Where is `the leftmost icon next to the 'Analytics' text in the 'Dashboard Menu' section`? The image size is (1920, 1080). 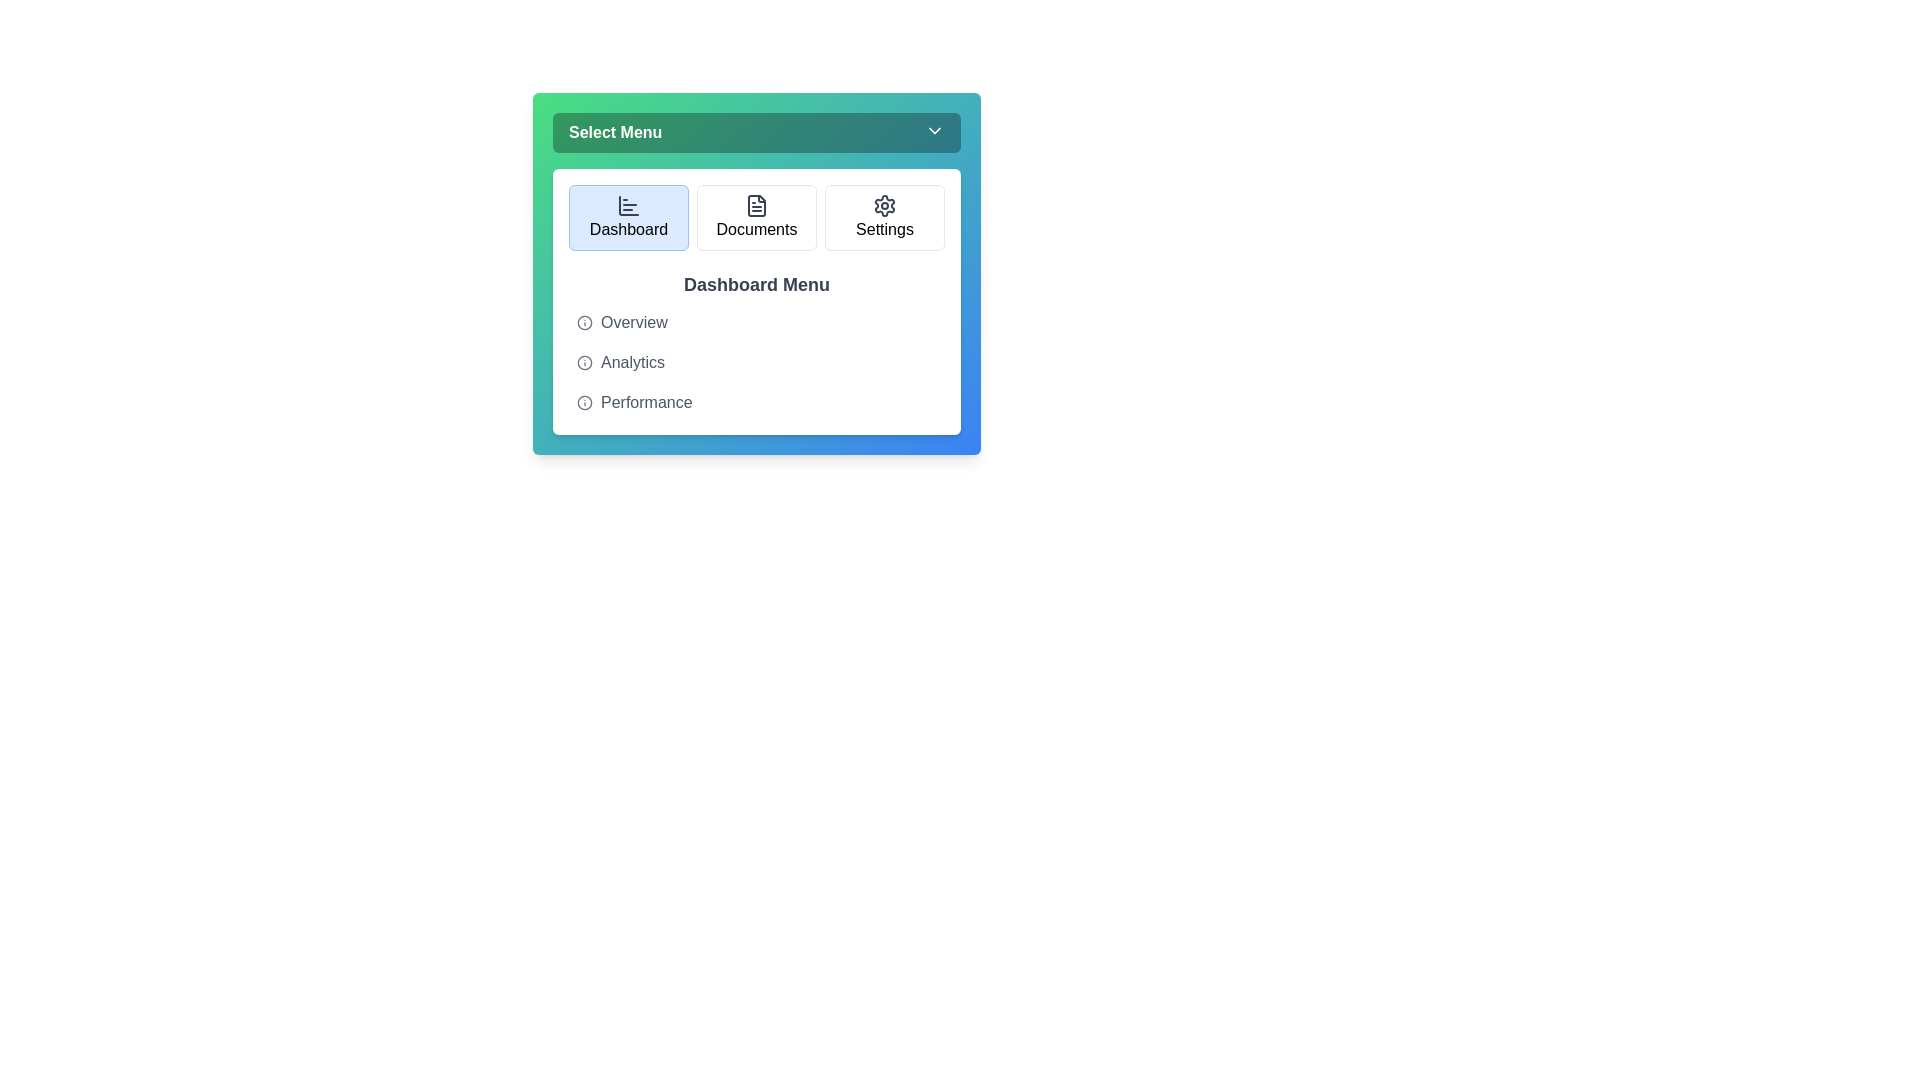
the leftmost icon next to the 'Analytics' text in the 'Dashboard Menu' section is located at coordinates (584, 362).